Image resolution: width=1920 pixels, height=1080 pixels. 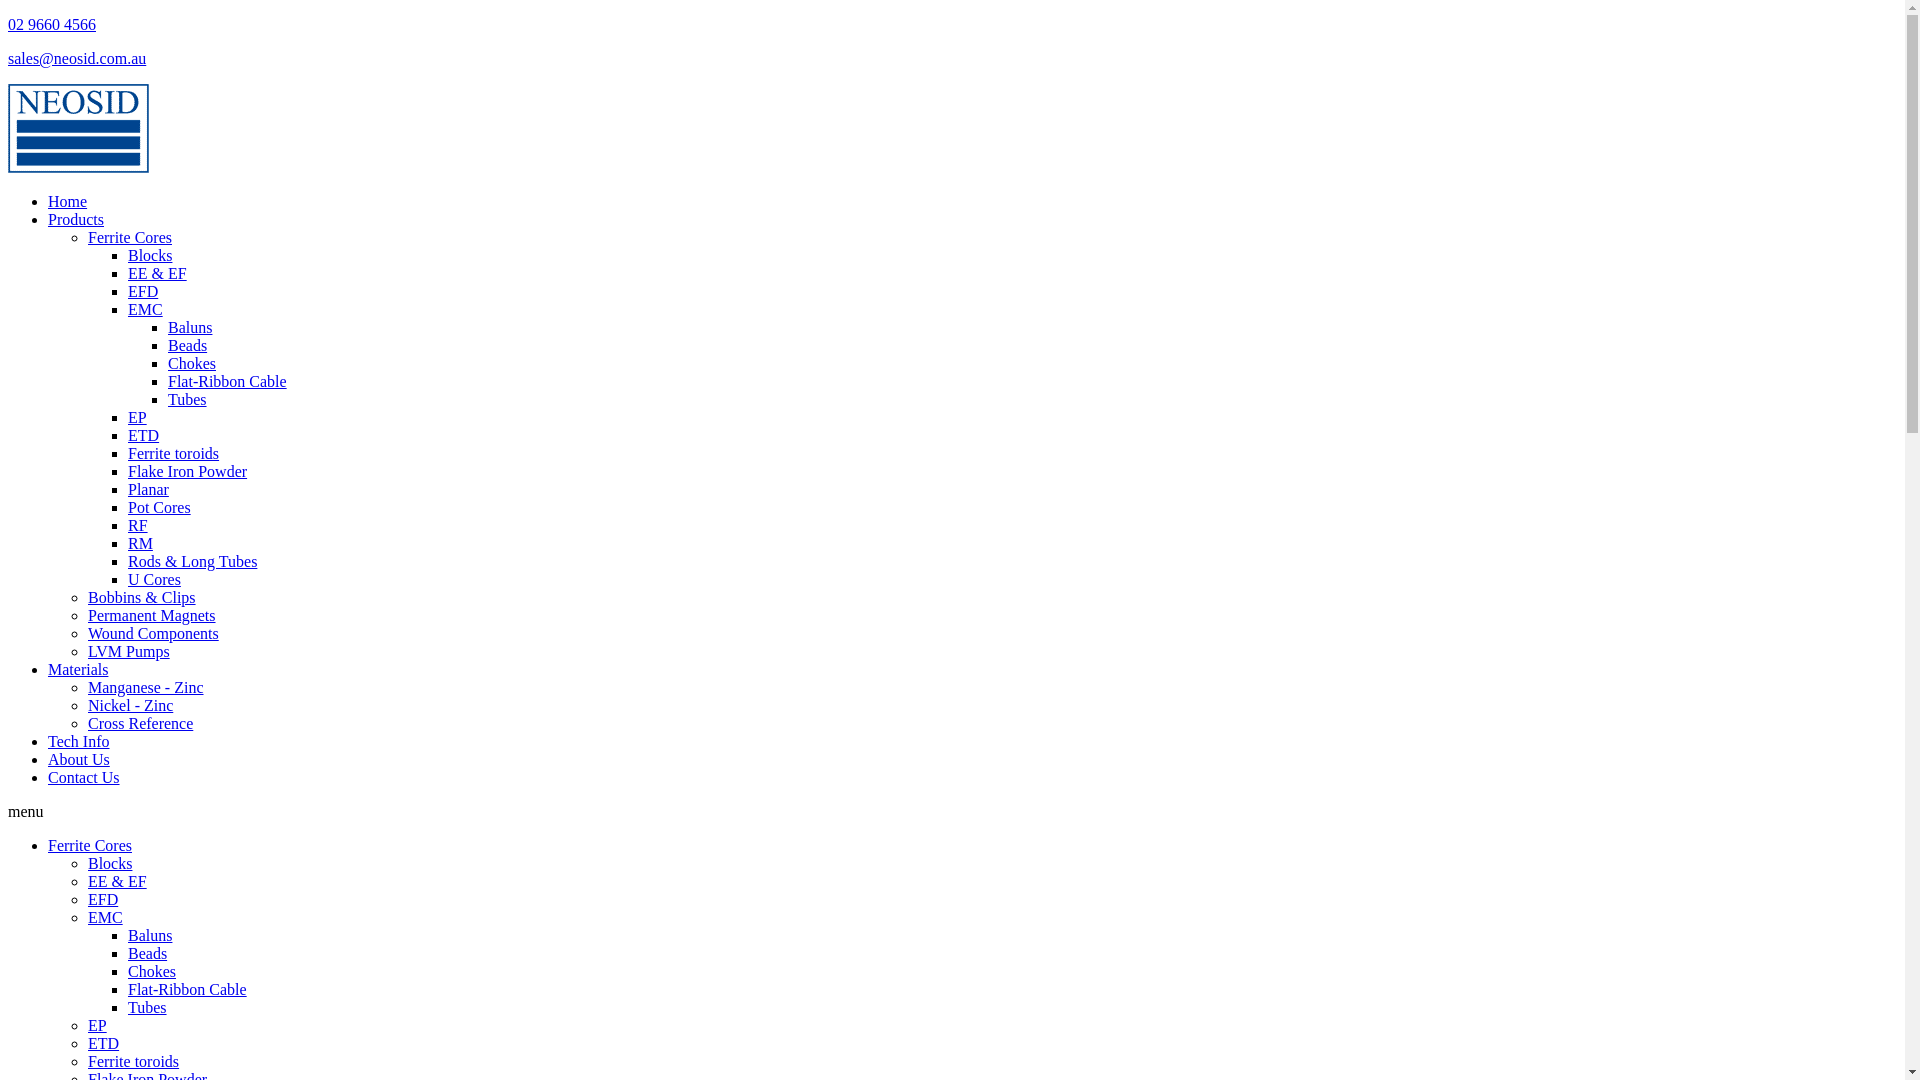 What do you see at coordinates (144, 686) in the screenshot?
I see `'Manganese - Zinc'` at bounding box center [144, 686].